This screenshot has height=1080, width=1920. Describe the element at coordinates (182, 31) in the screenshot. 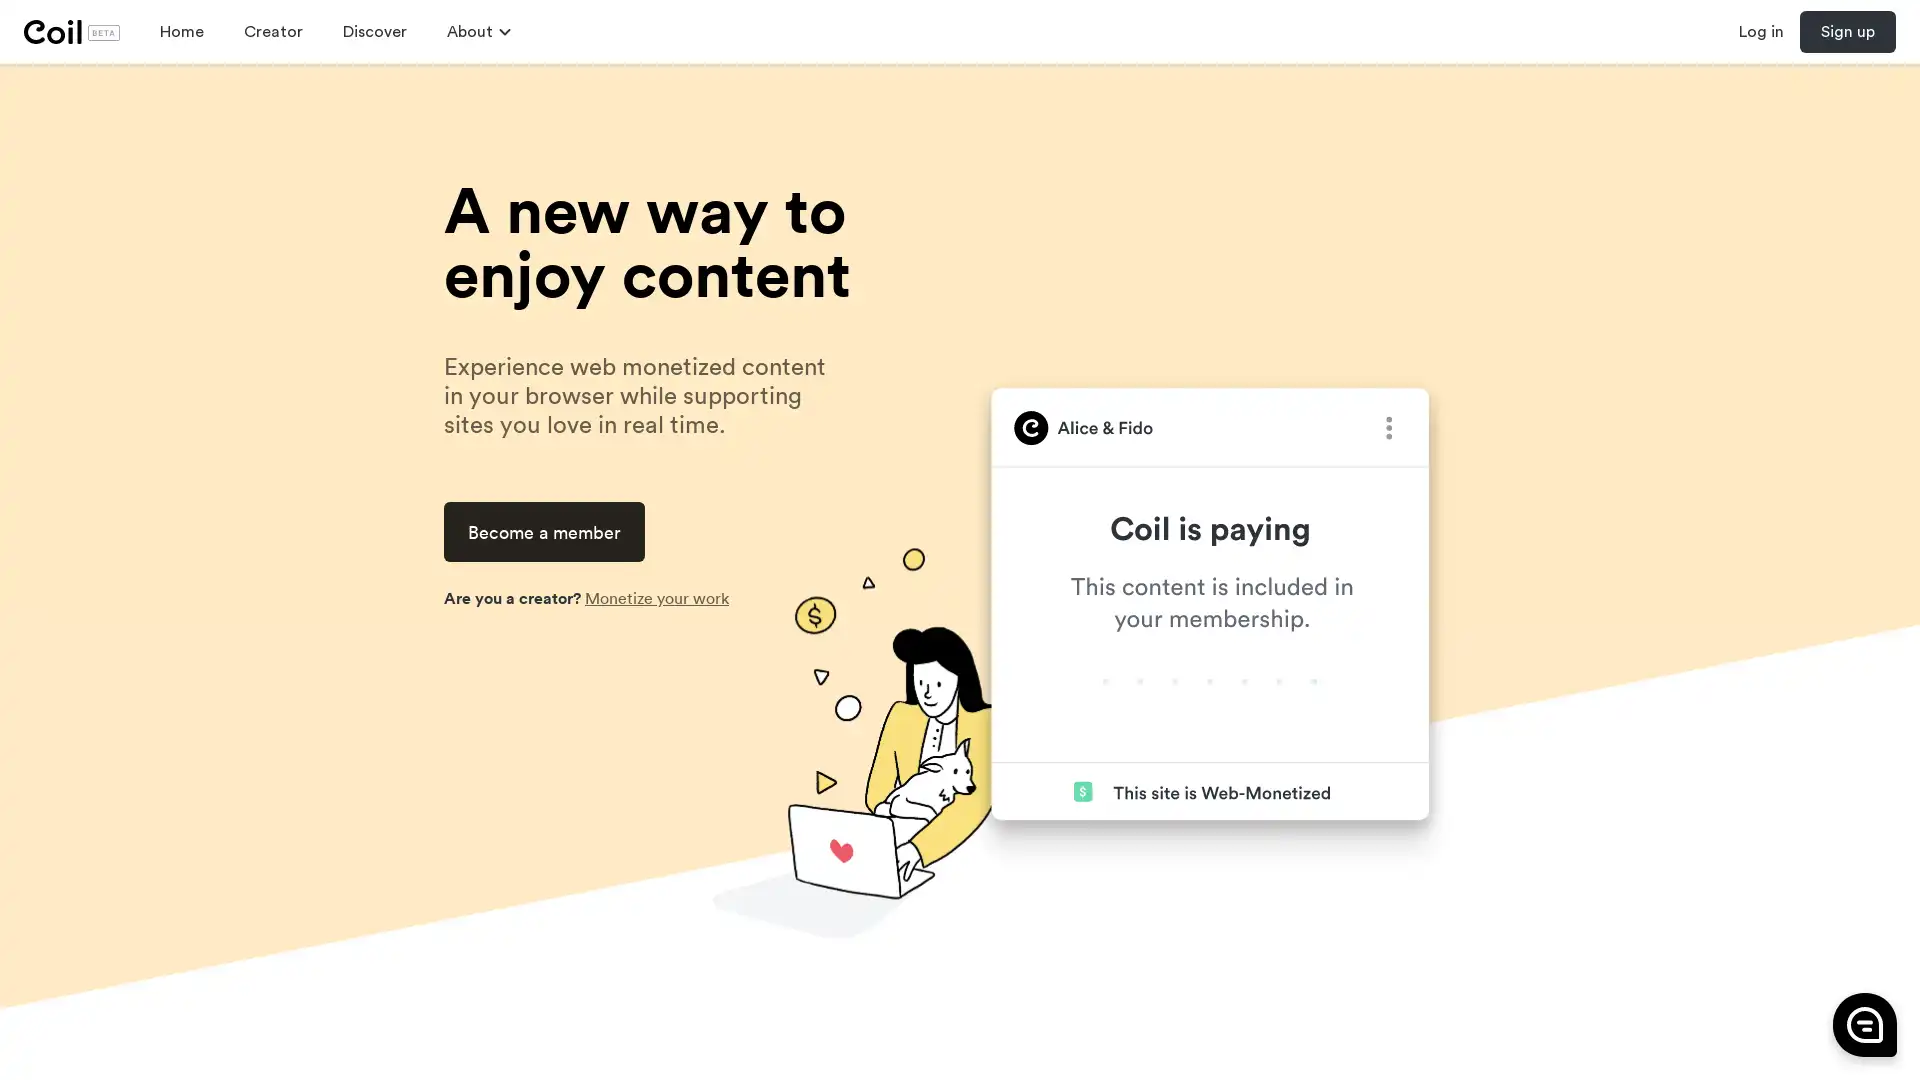

I see `Home` at that location.